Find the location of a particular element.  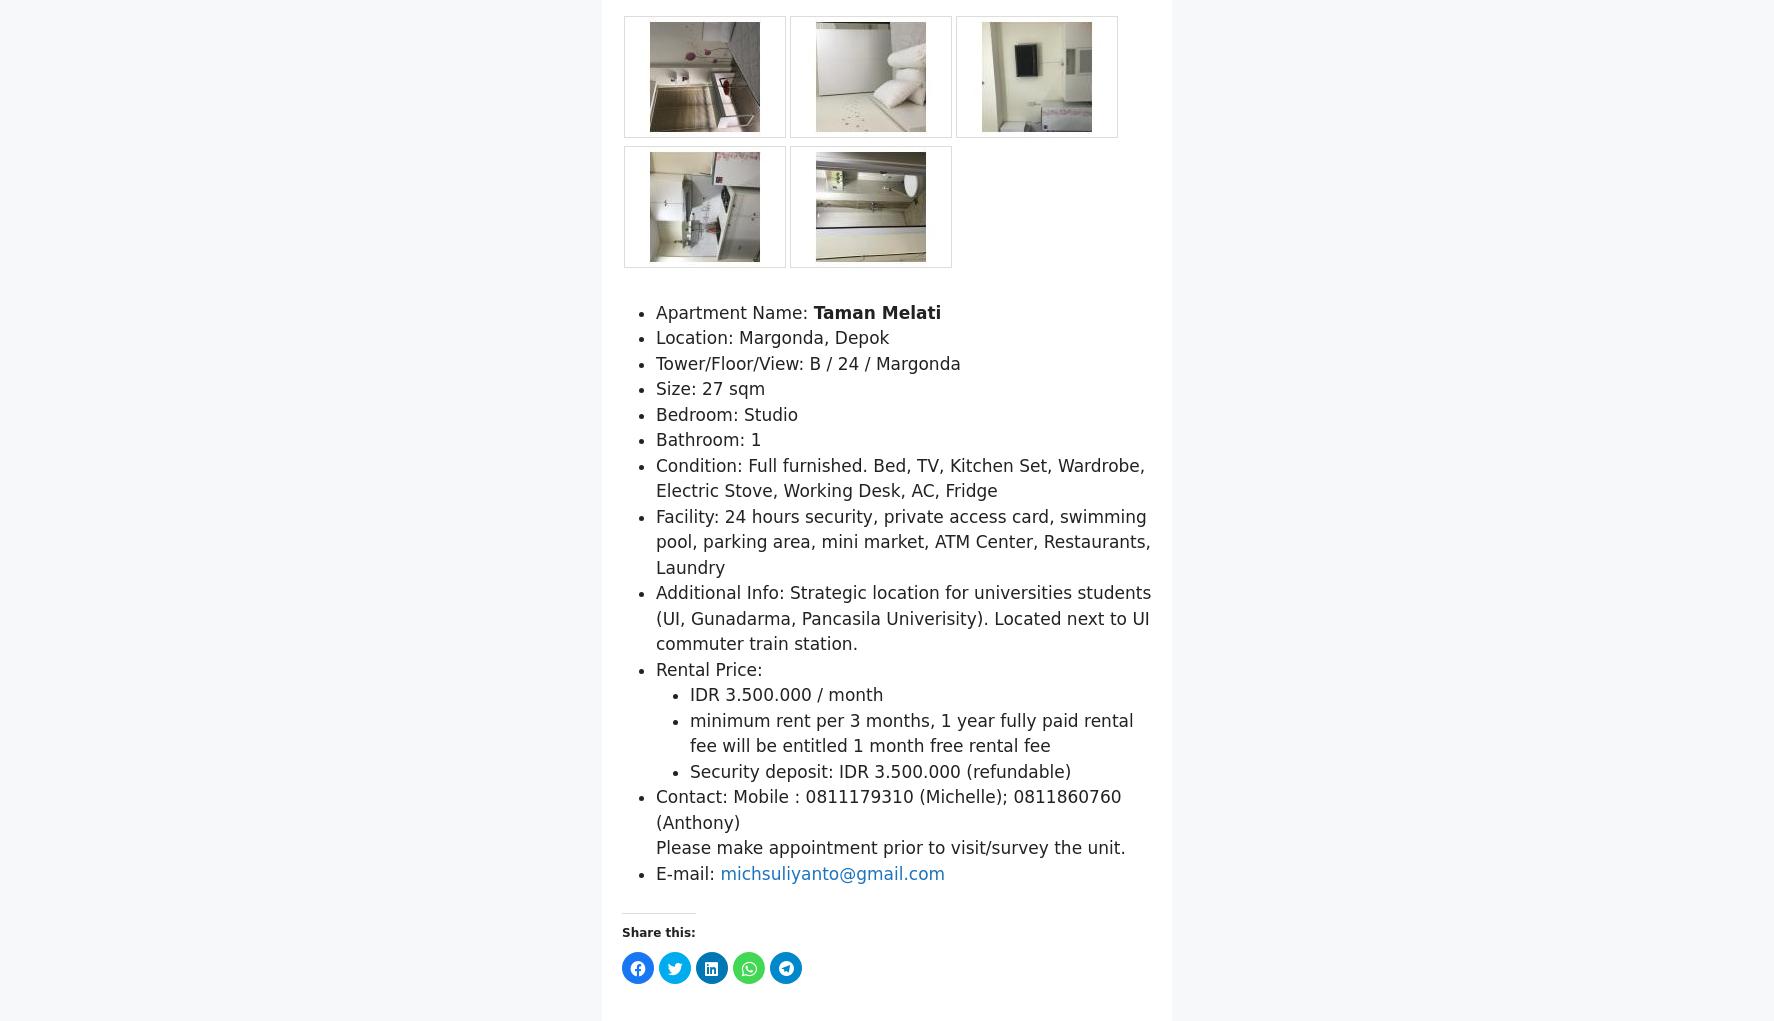

'Tower/Floor/View: B / 24 / Margonda' is located at coordinates (808, 467).